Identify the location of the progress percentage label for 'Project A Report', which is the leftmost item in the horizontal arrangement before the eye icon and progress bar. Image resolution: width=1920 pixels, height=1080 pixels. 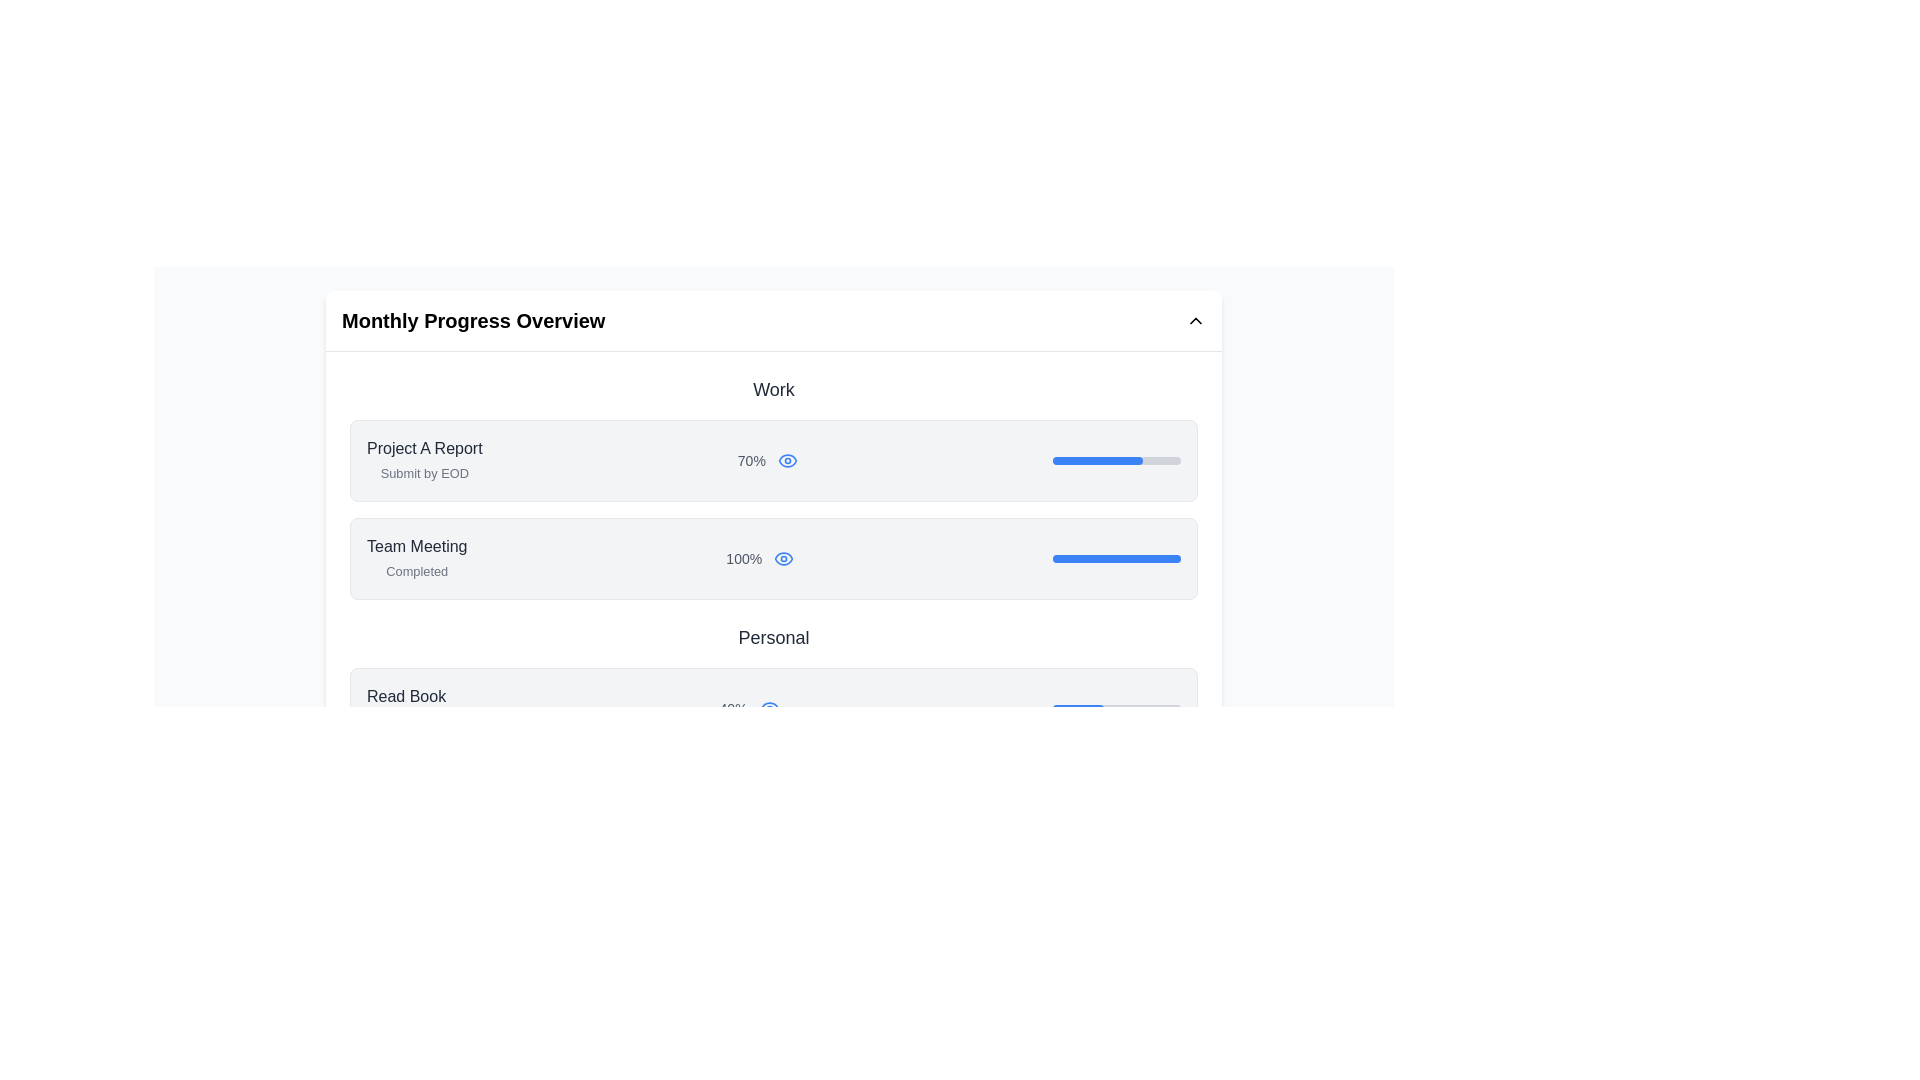
(750, 461).